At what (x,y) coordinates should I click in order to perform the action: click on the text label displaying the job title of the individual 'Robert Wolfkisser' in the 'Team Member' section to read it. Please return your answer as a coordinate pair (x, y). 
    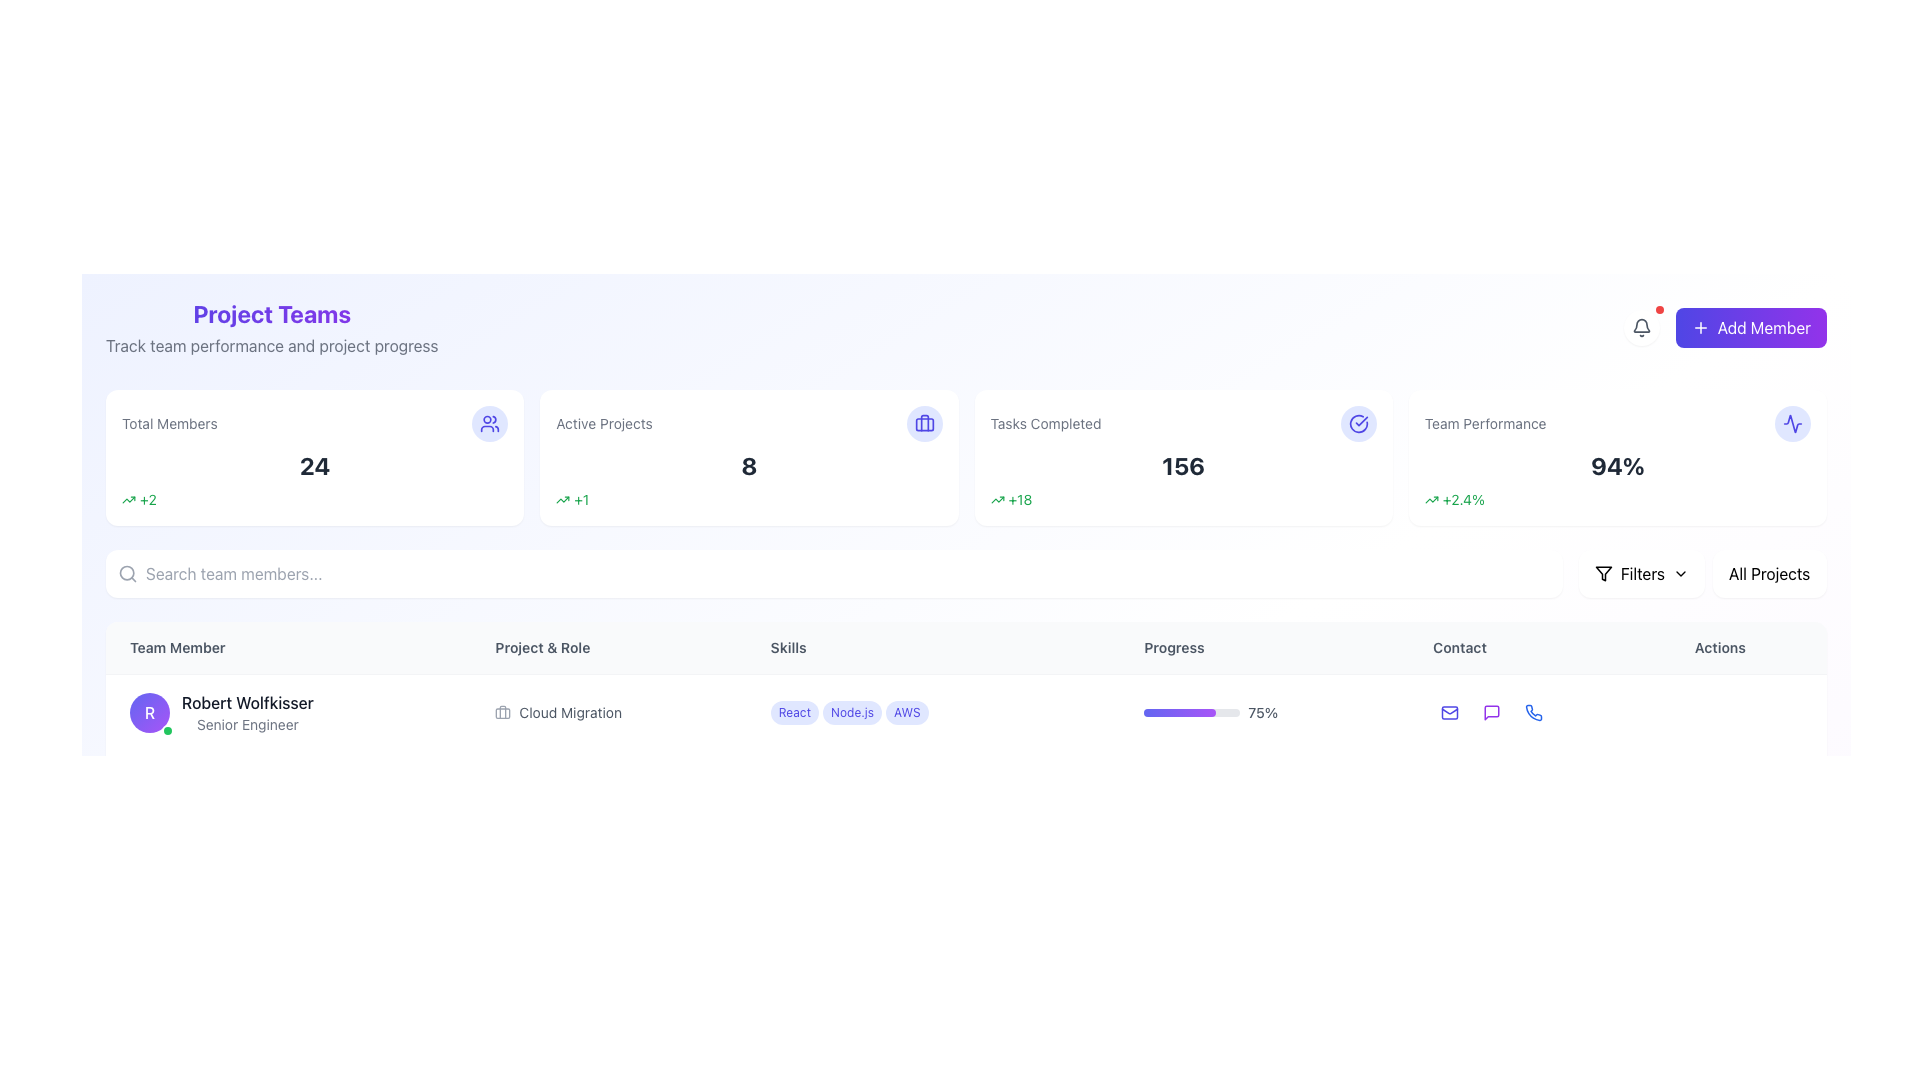
    Looking at the image, I should click on (246, 725).